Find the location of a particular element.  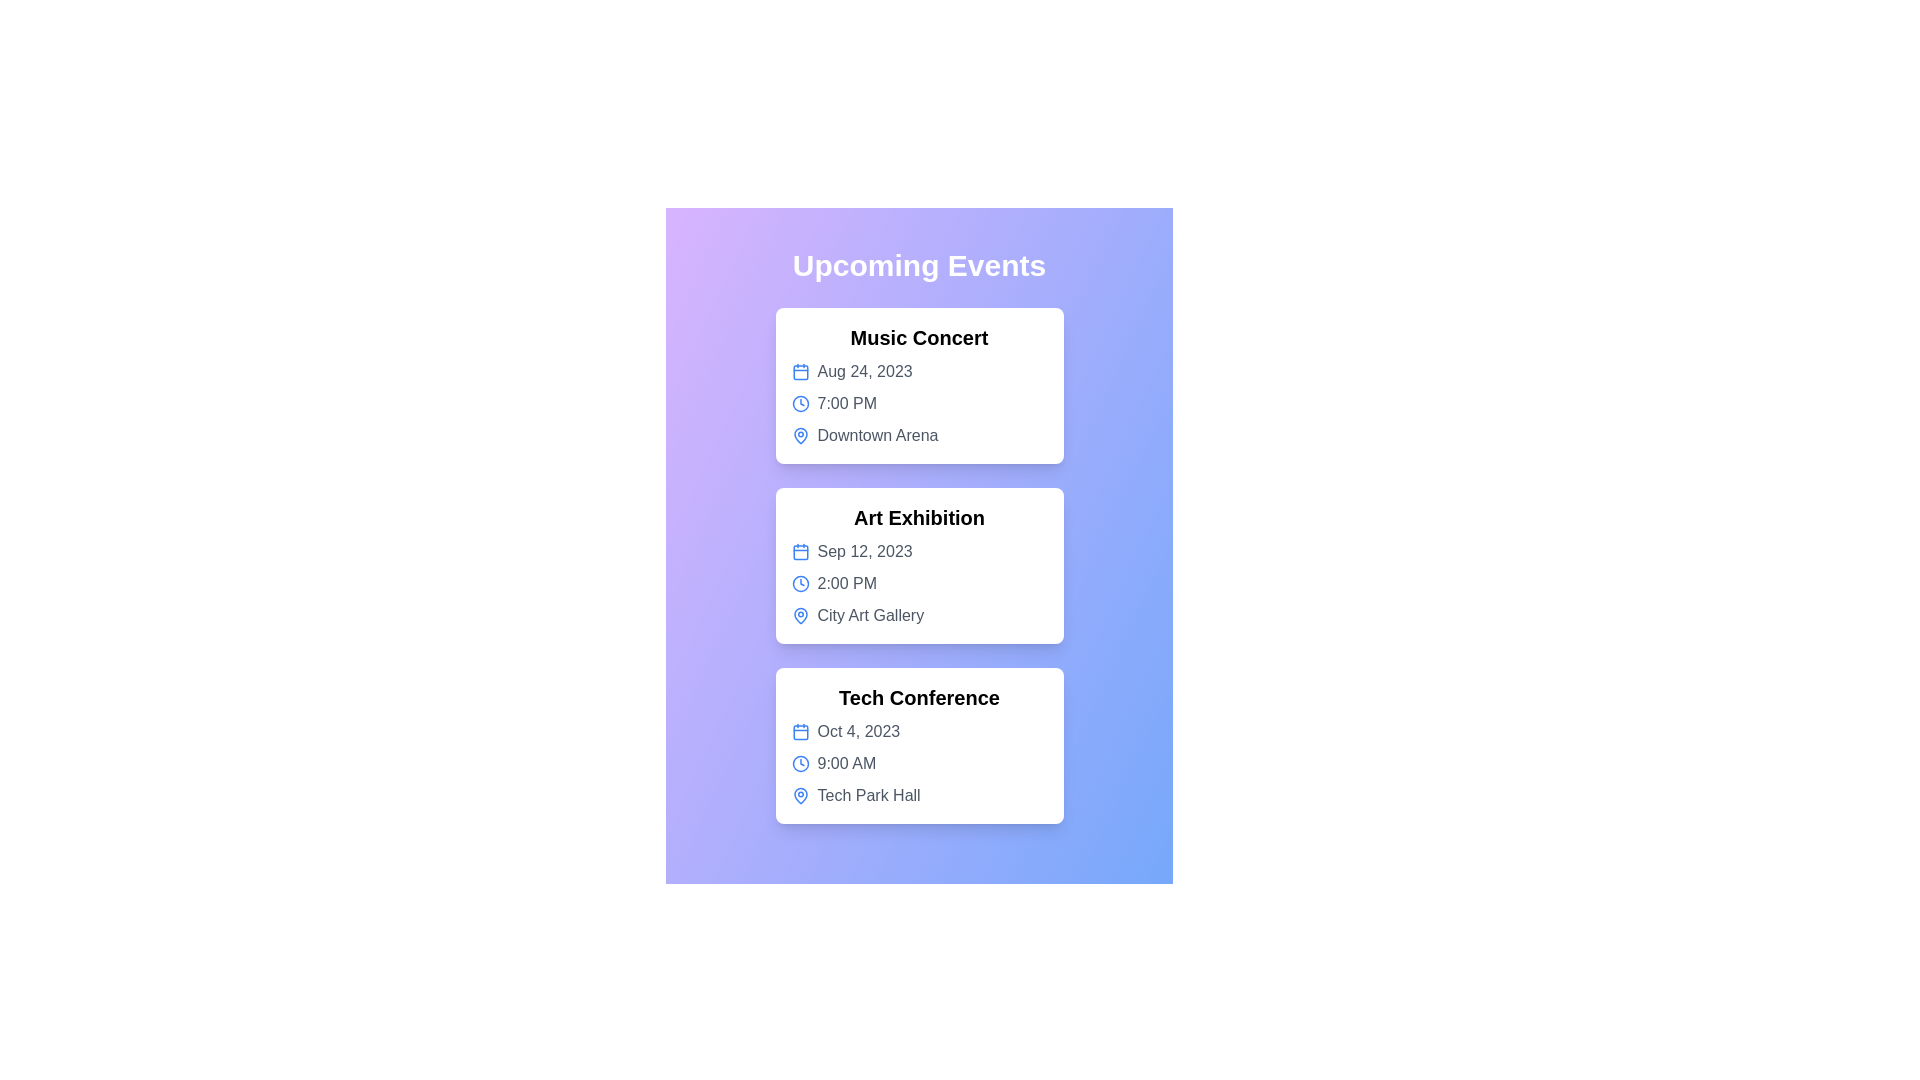

the clock icon, which is a circular blue icon with clock hands, positioned to the left of the text '7:00 PM' is located at coordinates (800, 404).